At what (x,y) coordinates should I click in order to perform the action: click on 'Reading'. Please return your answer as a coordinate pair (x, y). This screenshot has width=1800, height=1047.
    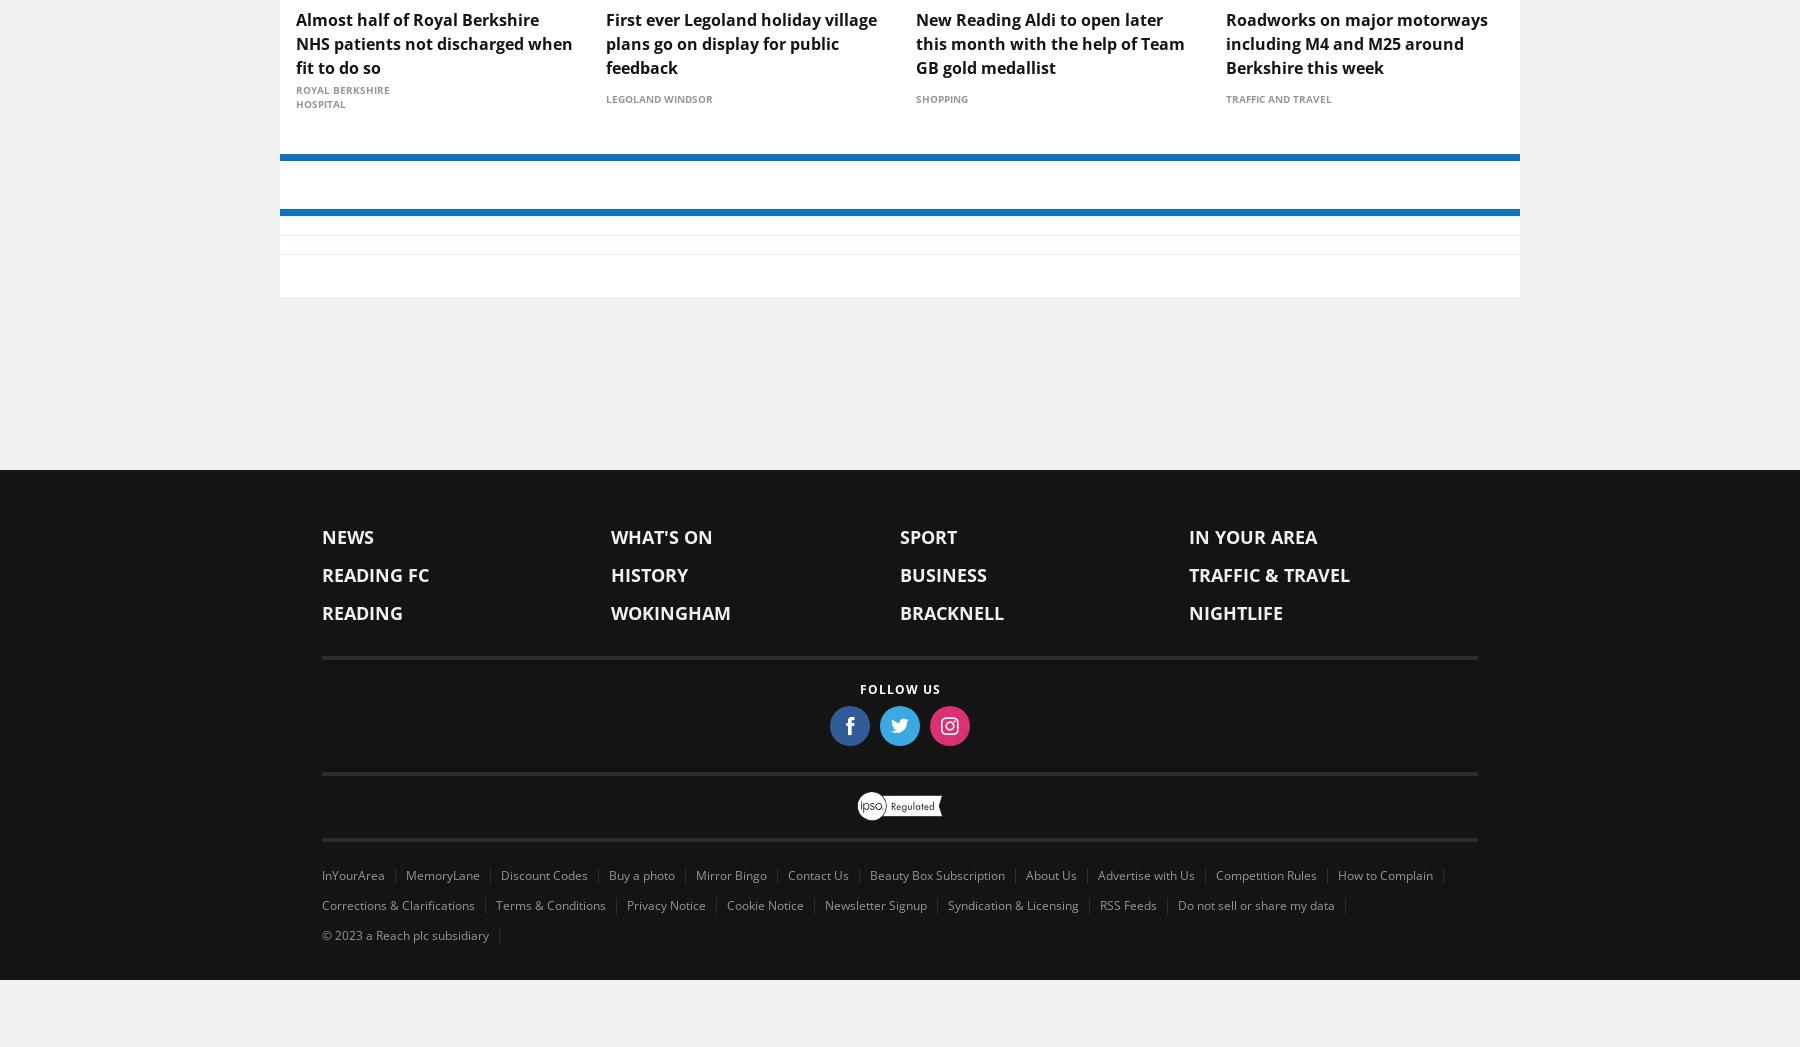
    Looking at the image, I should click on (362, 770).